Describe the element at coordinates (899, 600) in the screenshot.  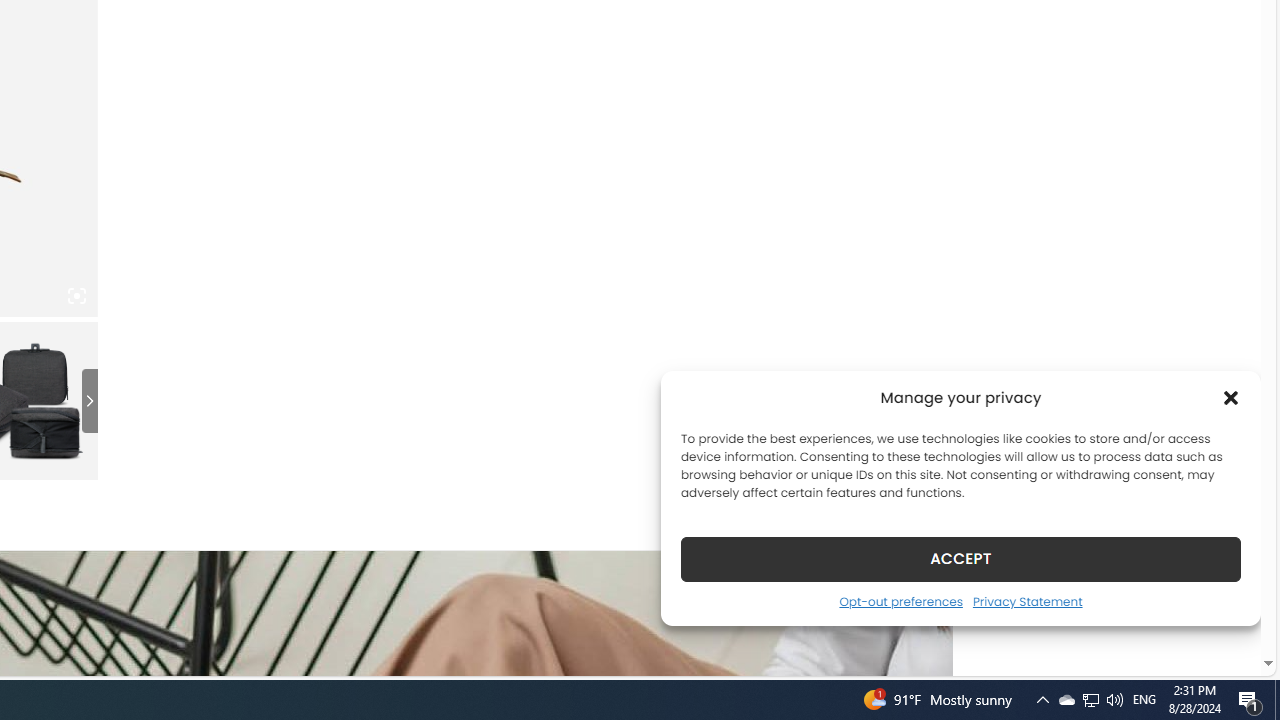
I see `'Opt-out preferences'` at that location.